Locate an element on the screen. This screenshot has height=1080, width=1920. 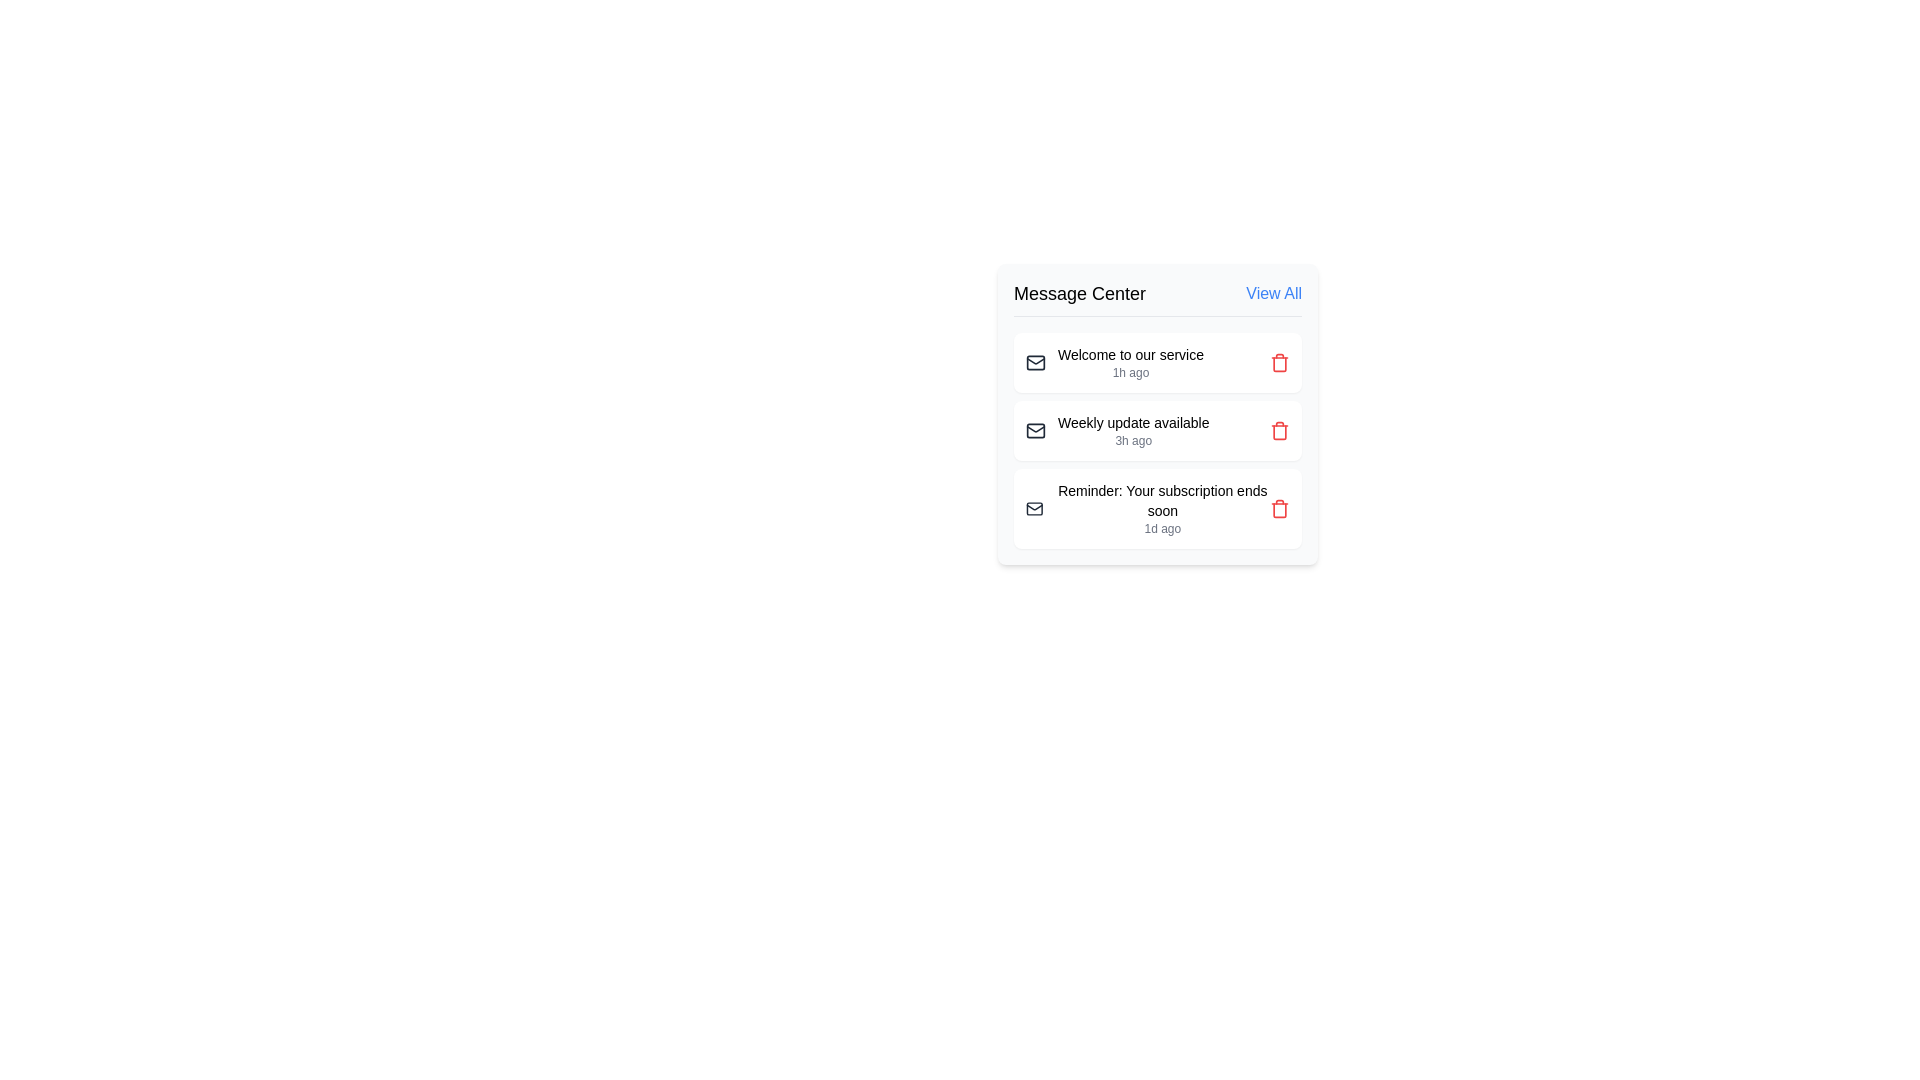
the envelope icon of the second message item in the Message Center to preview the message is located at coordinates (1157, 430).